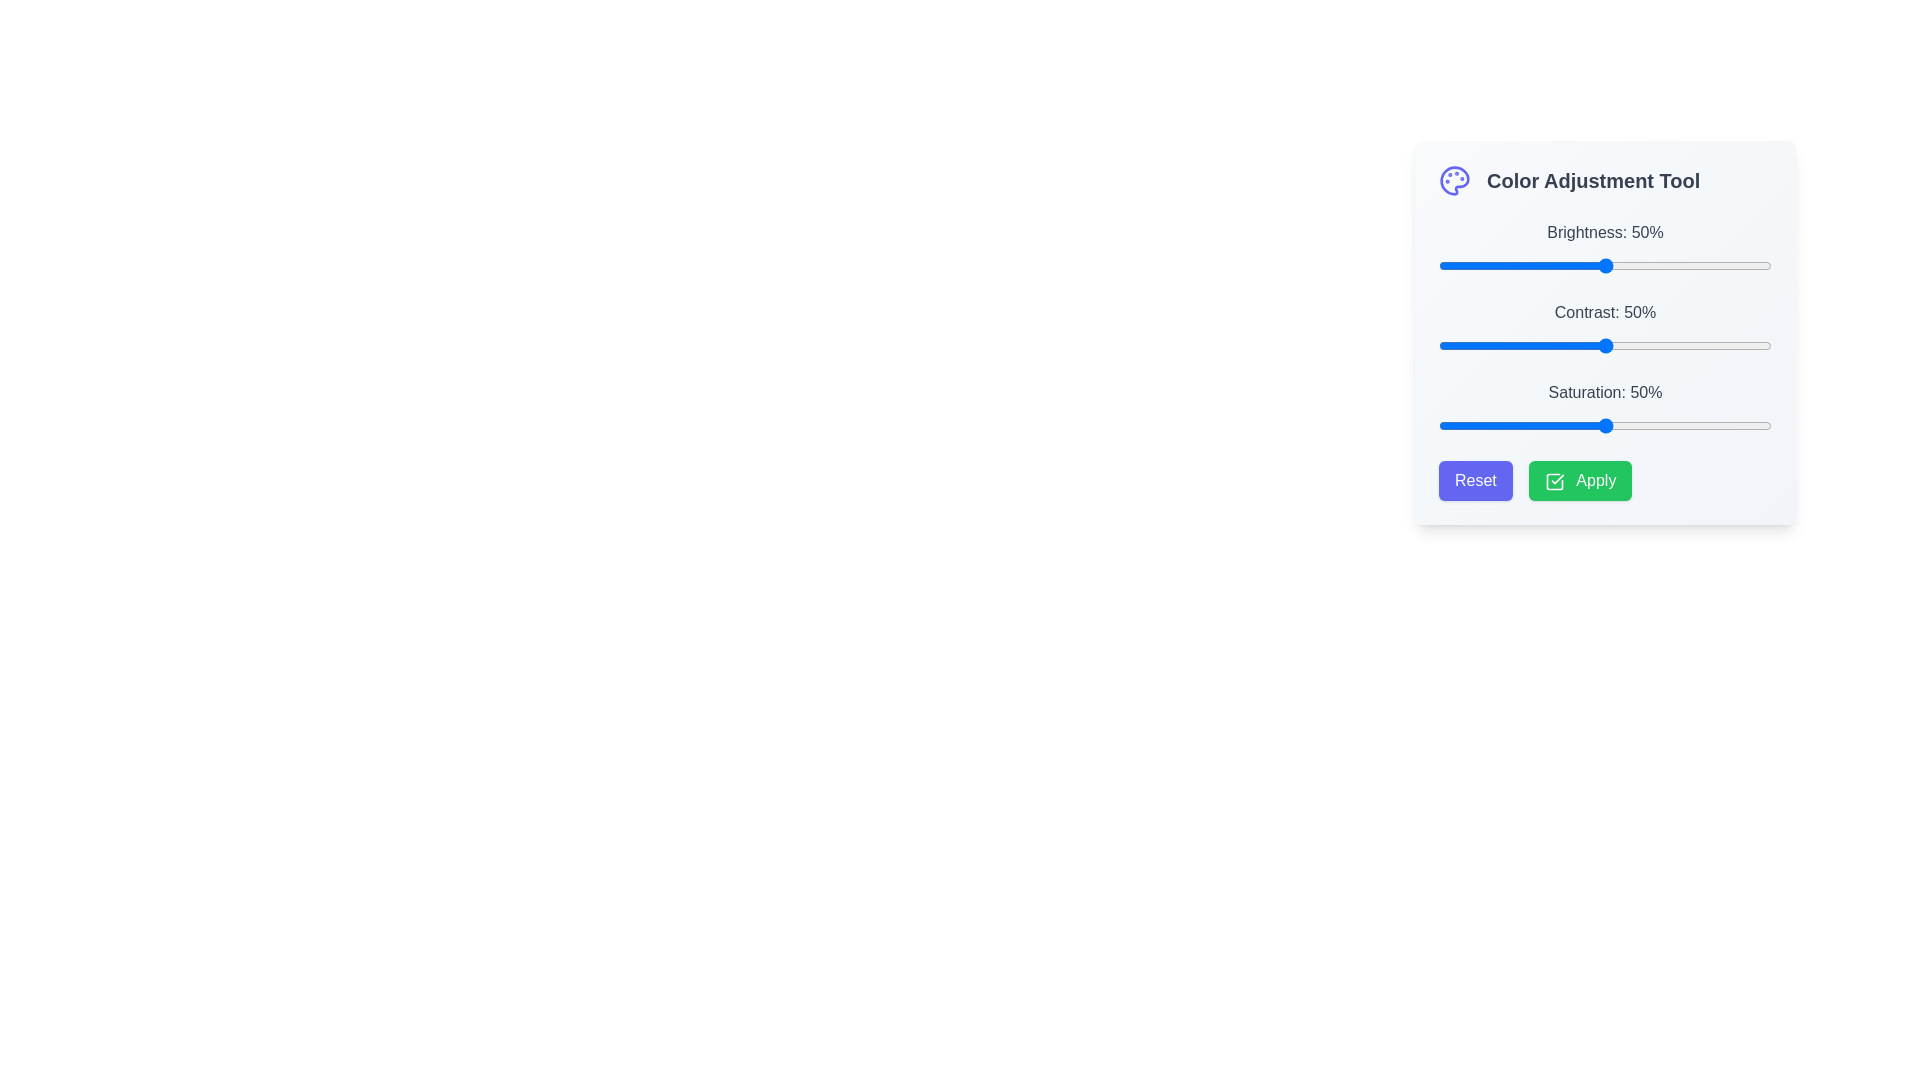 This screenshot has height=1080, width=1920. I want to click on the contrast, so click(1754, 345).